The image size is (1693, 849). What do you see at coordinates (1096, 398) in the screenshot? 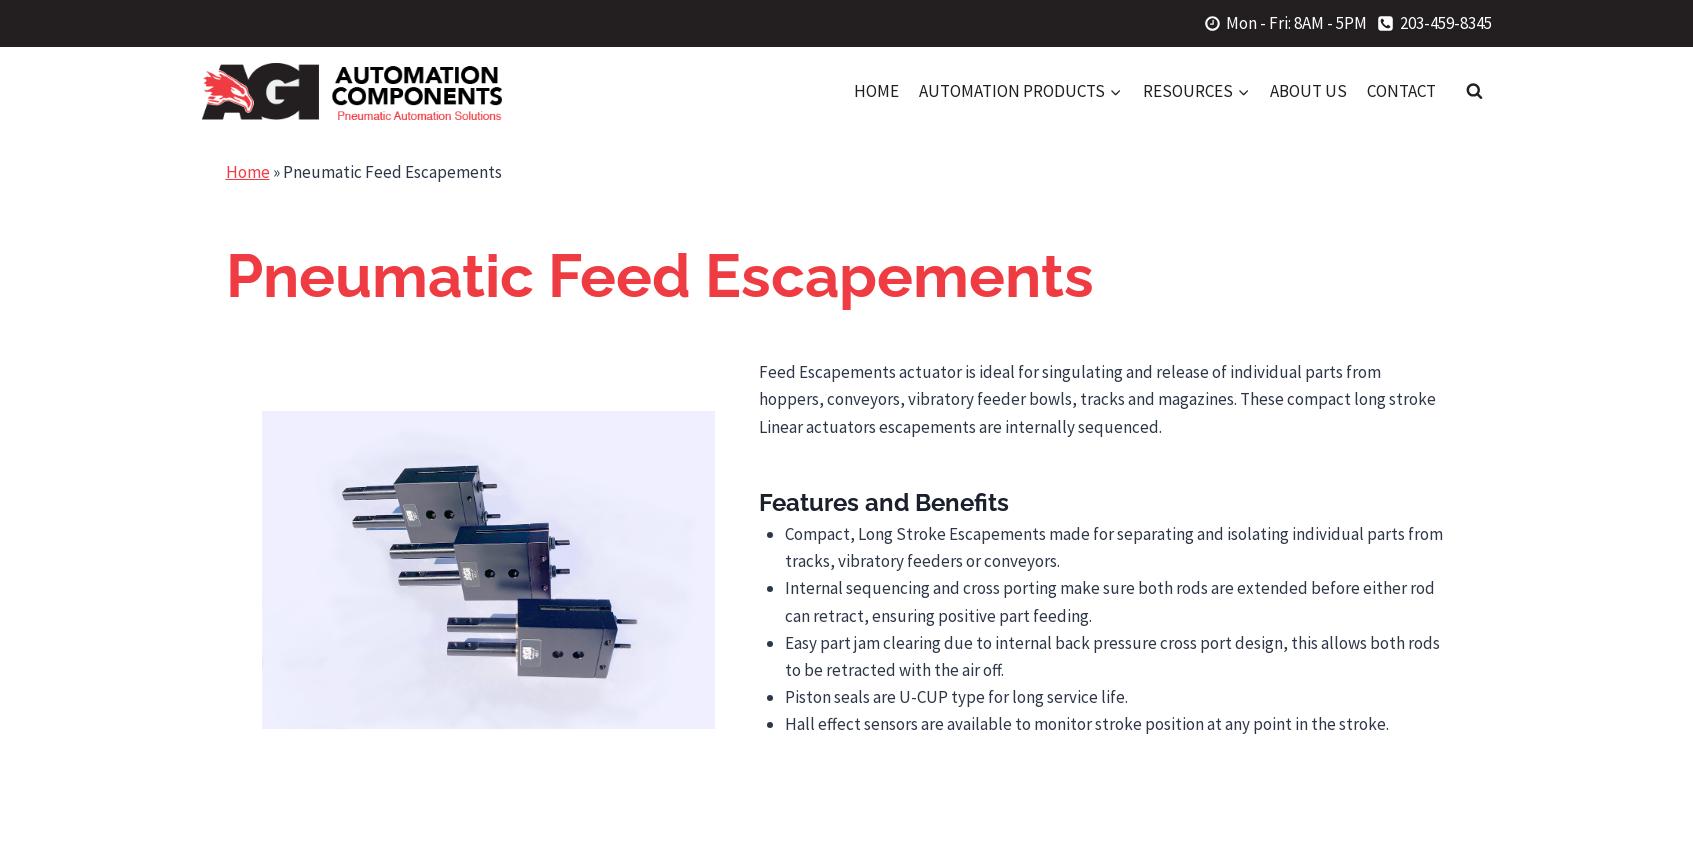
I see `'Feed Escapements actuator is ideal for singulating and release of individual parts from hoppers, conveyors, vibratory feeder bowls, tracks and magazines. These compact long stroke Linear actuators escapements are internally sequenced.'` at bounding box center [1096, 398].